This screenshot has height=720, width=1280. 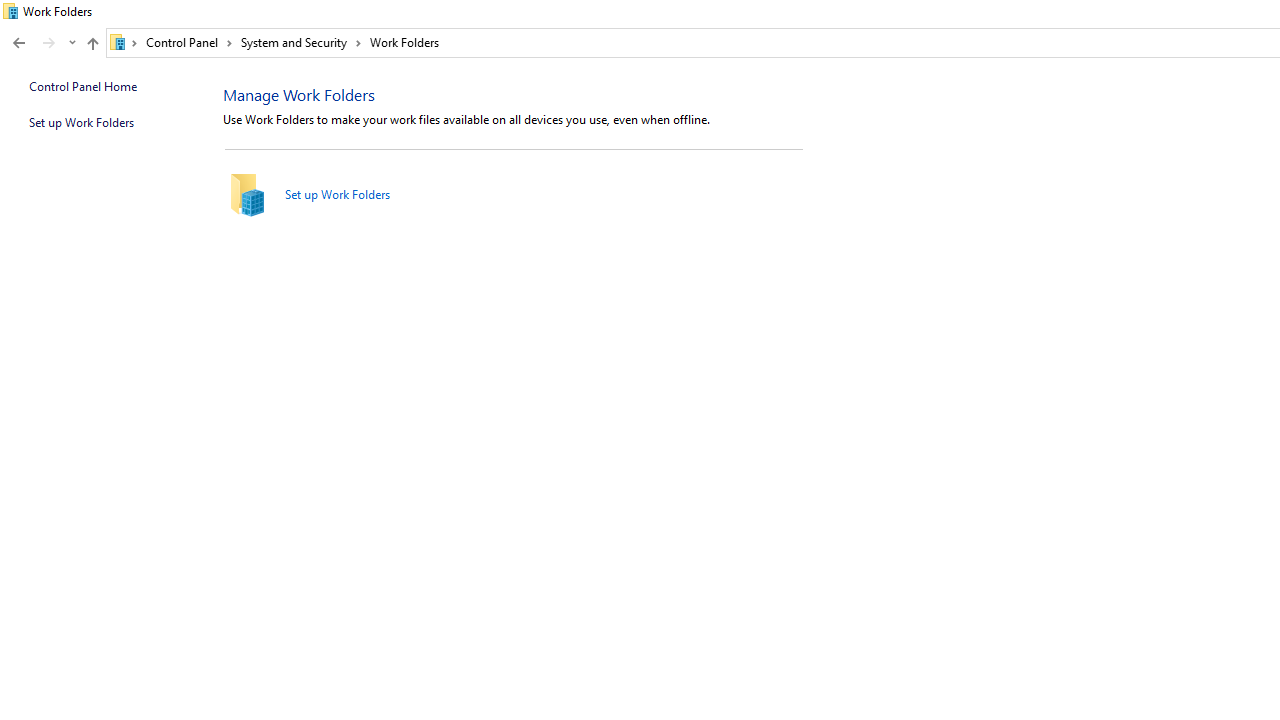 I want to click on 'Navigation buttons', so click(x=42, y=43).